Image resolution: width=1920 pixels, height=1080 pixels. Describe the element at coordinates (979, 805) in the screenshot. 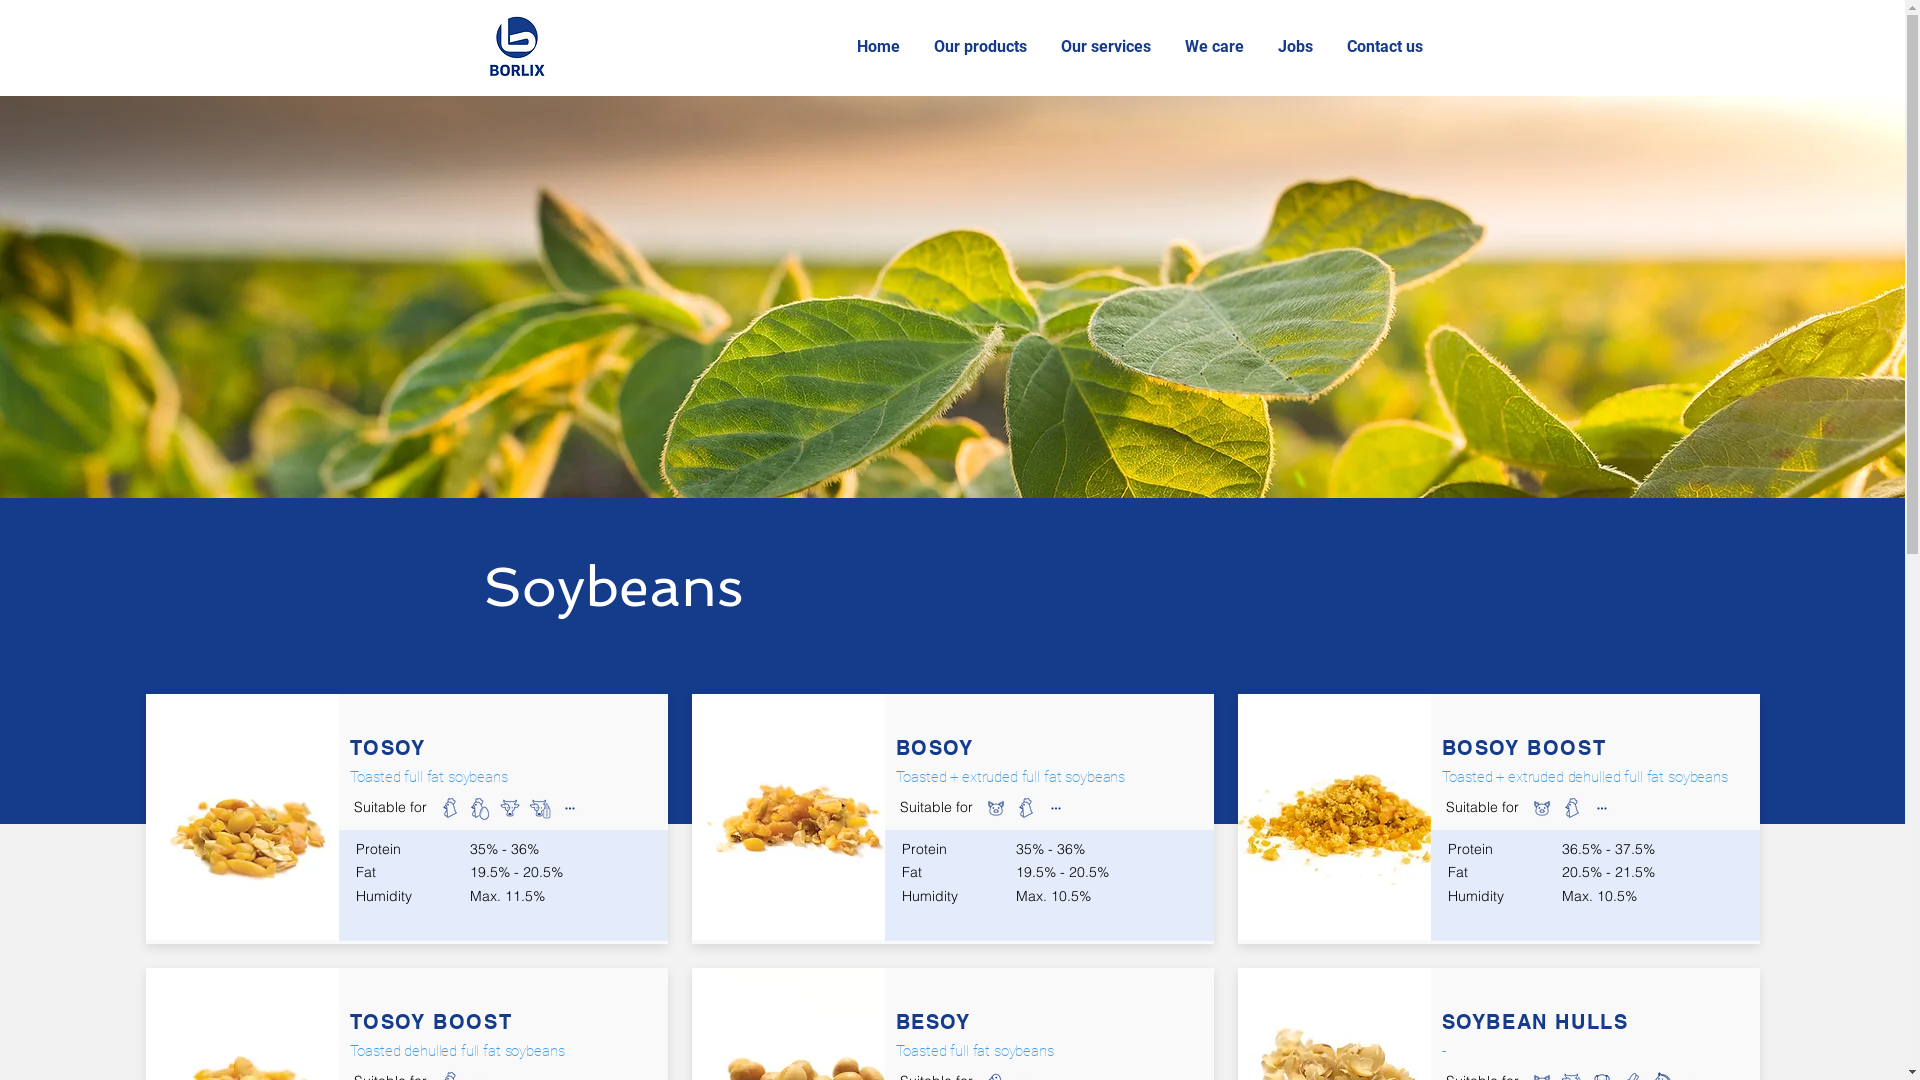

I see `'Piglets'` at that location.